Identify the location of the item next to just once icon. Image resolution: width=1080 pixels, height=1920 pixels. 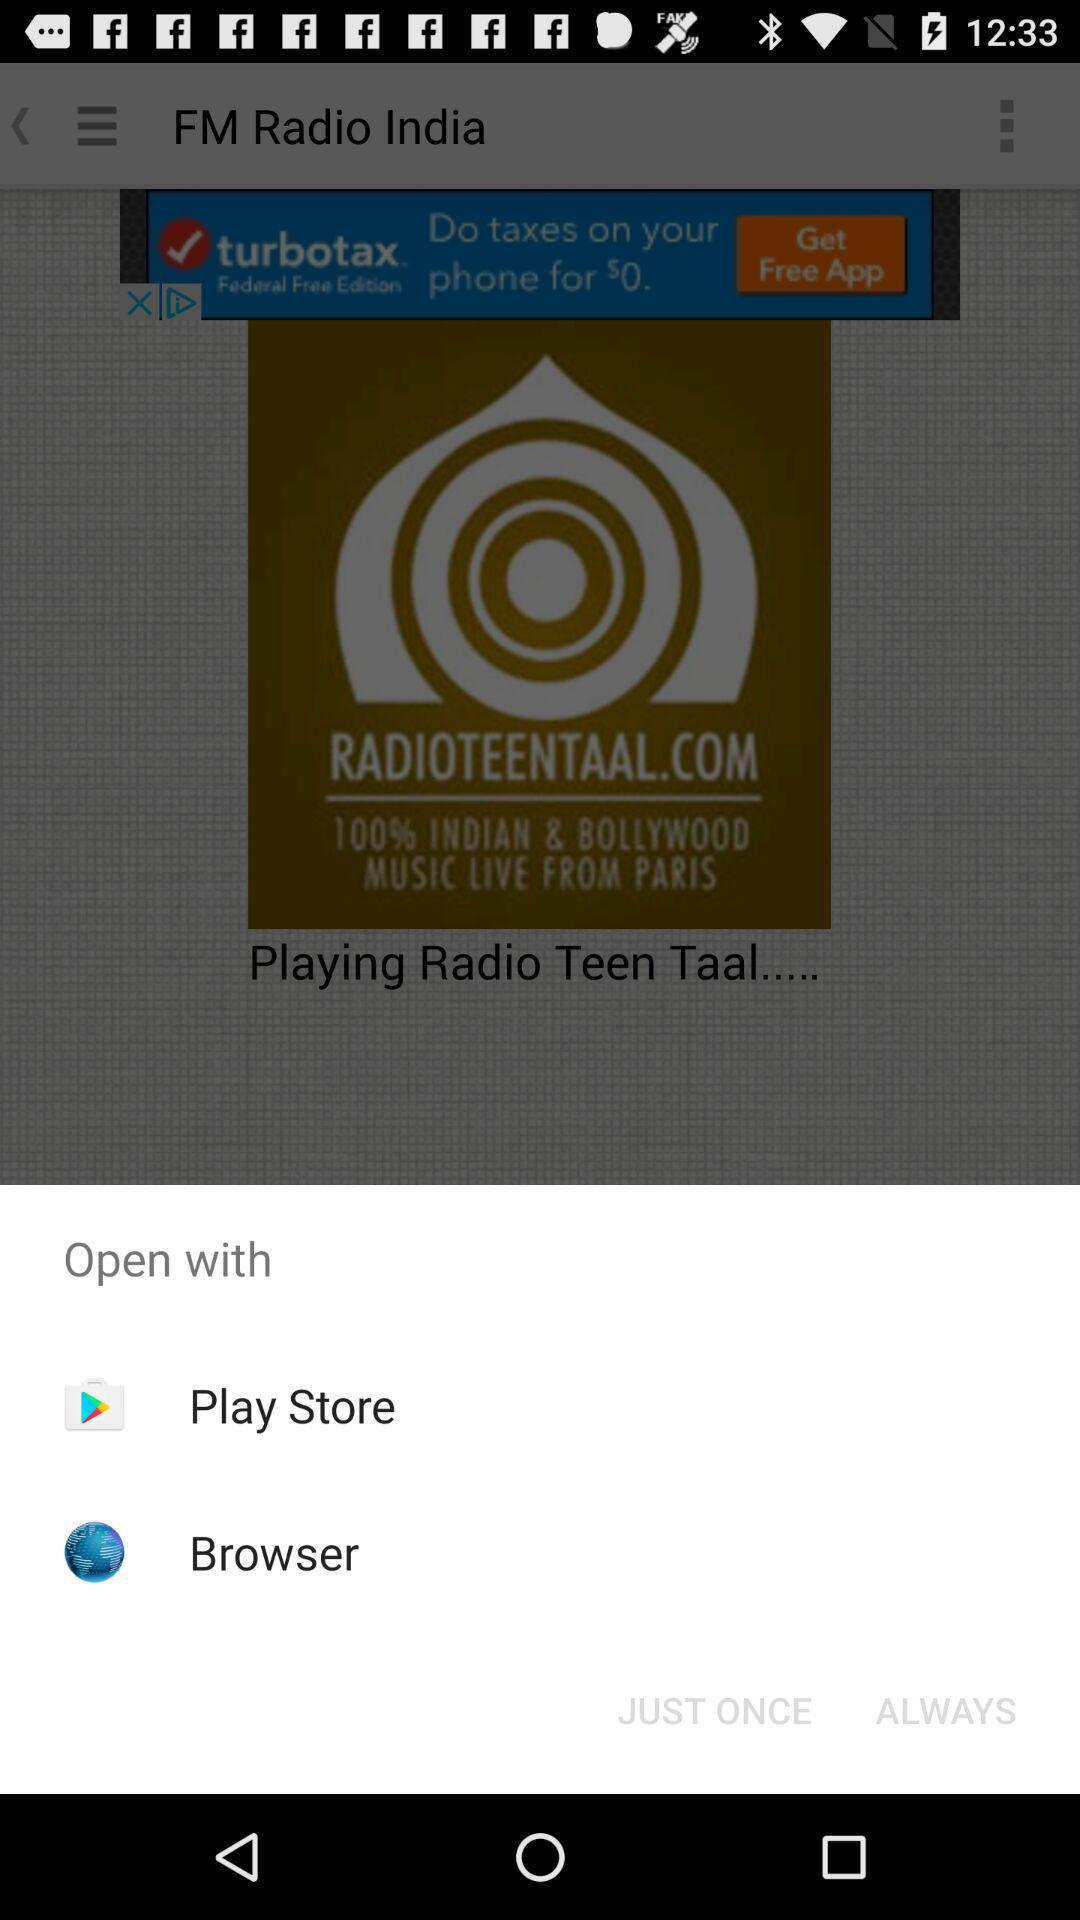
(945, 1708).